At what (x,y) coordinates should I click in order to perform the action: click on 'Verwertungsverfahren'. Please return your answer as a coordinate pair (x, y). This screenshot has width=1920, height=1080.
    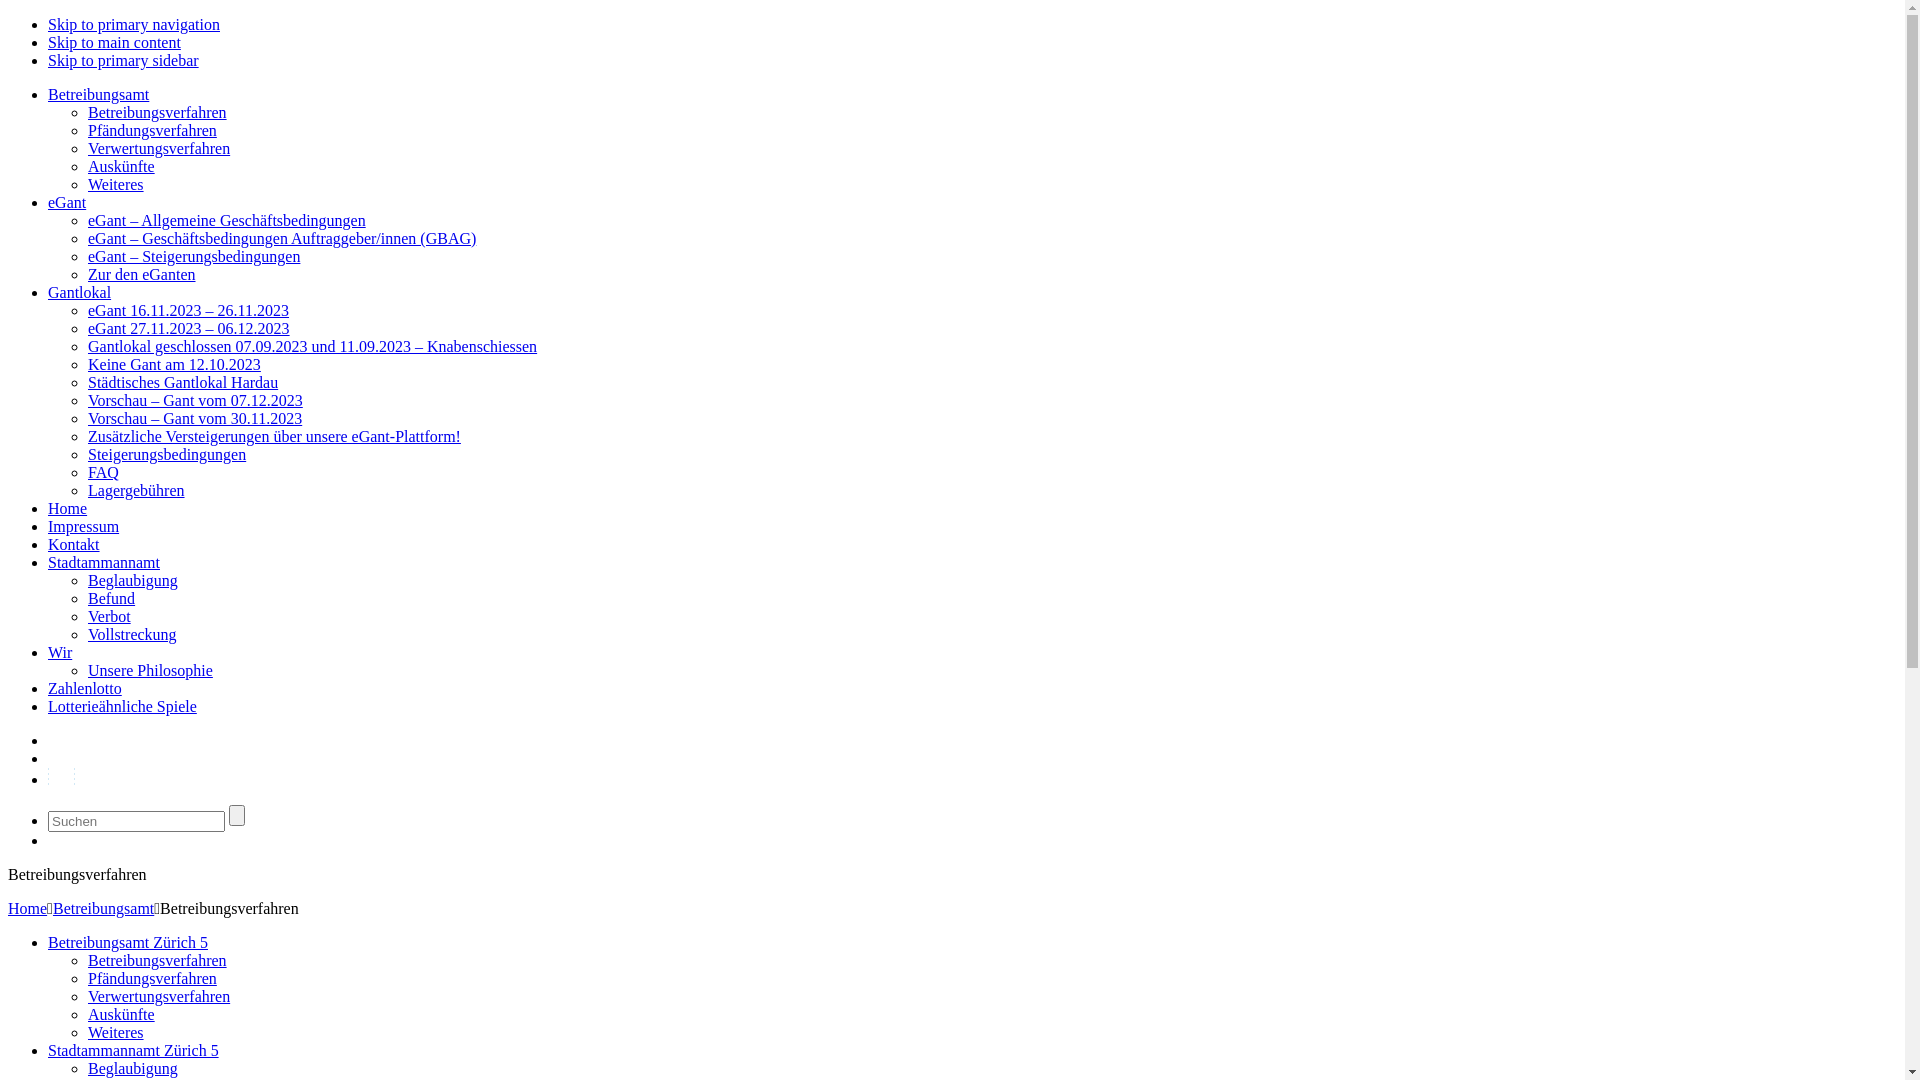
    Looking at the image, I should click on (157, 147).